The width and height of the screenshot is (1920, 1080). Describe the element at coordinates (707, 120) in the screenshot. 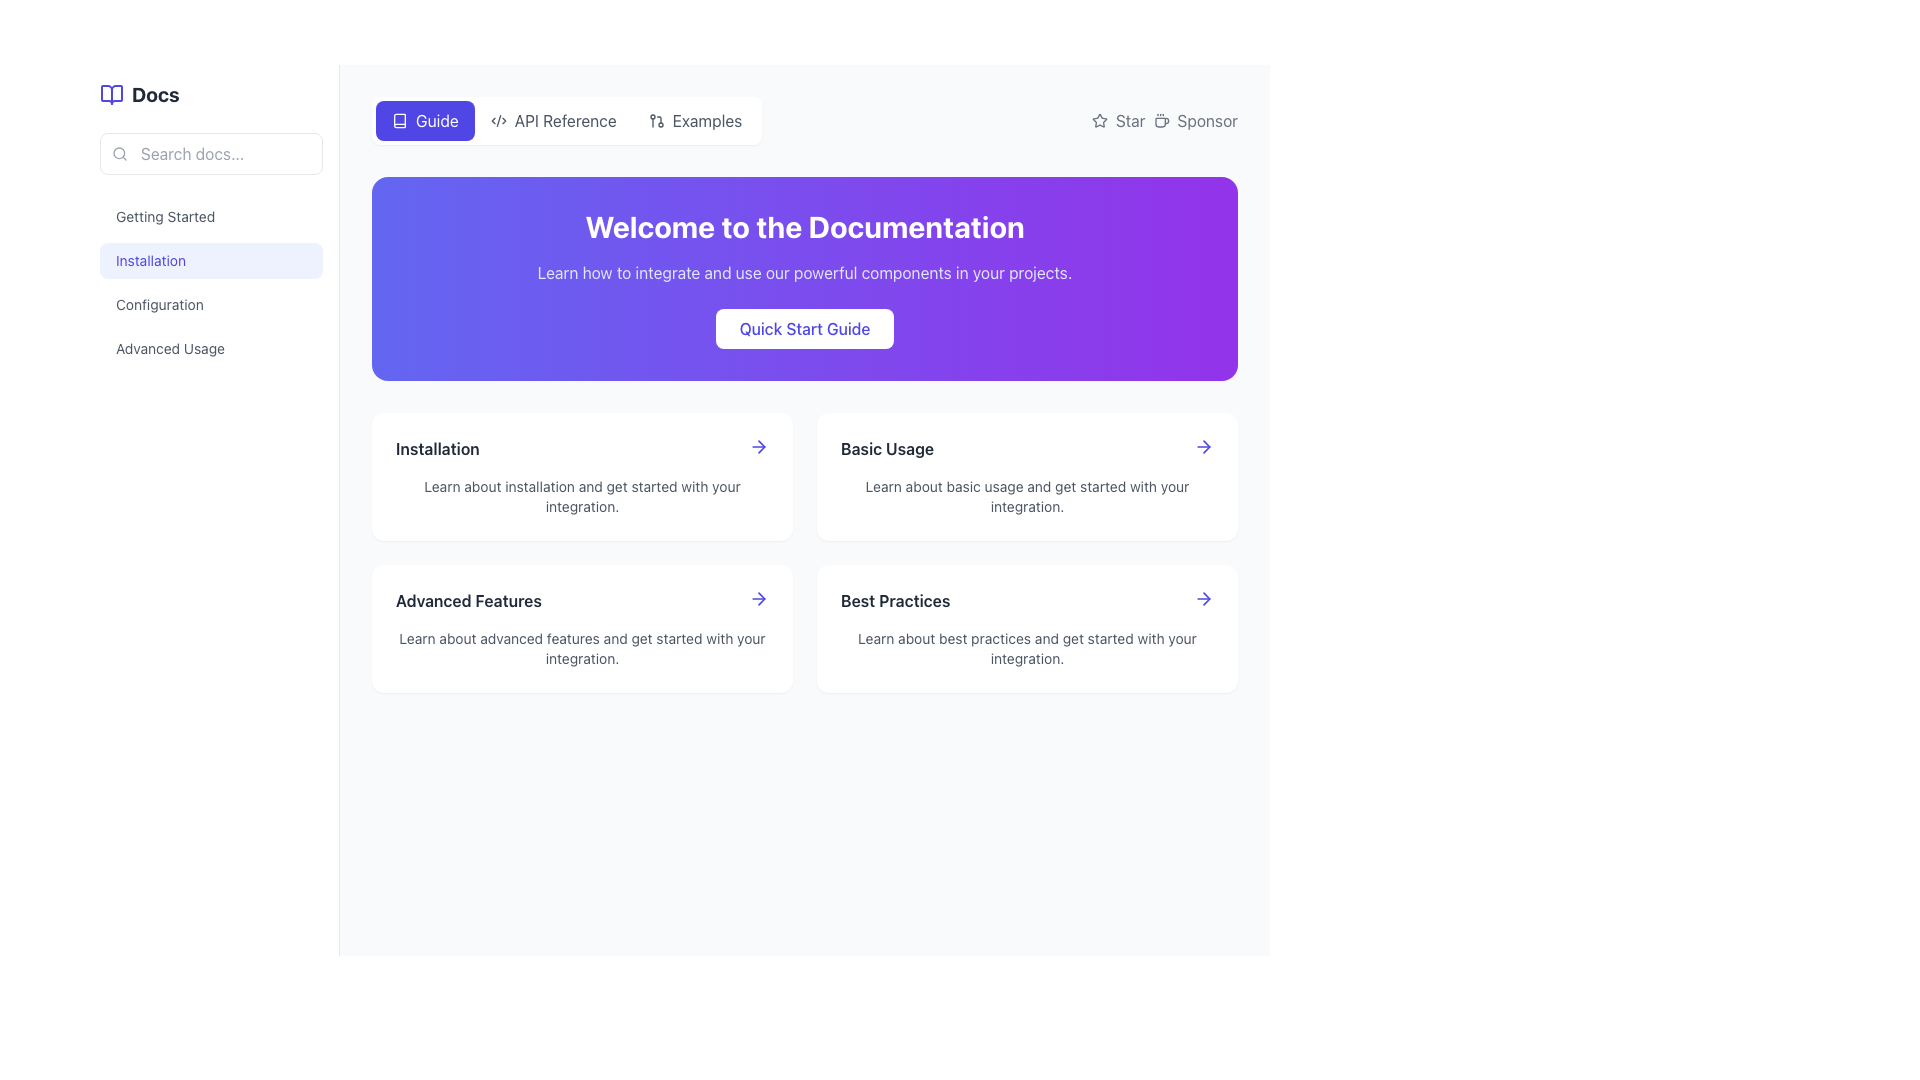

I see `the Text Link in the top-right horizontal menu bar, which is the third item and follows the 'API Reference' option` at that location.